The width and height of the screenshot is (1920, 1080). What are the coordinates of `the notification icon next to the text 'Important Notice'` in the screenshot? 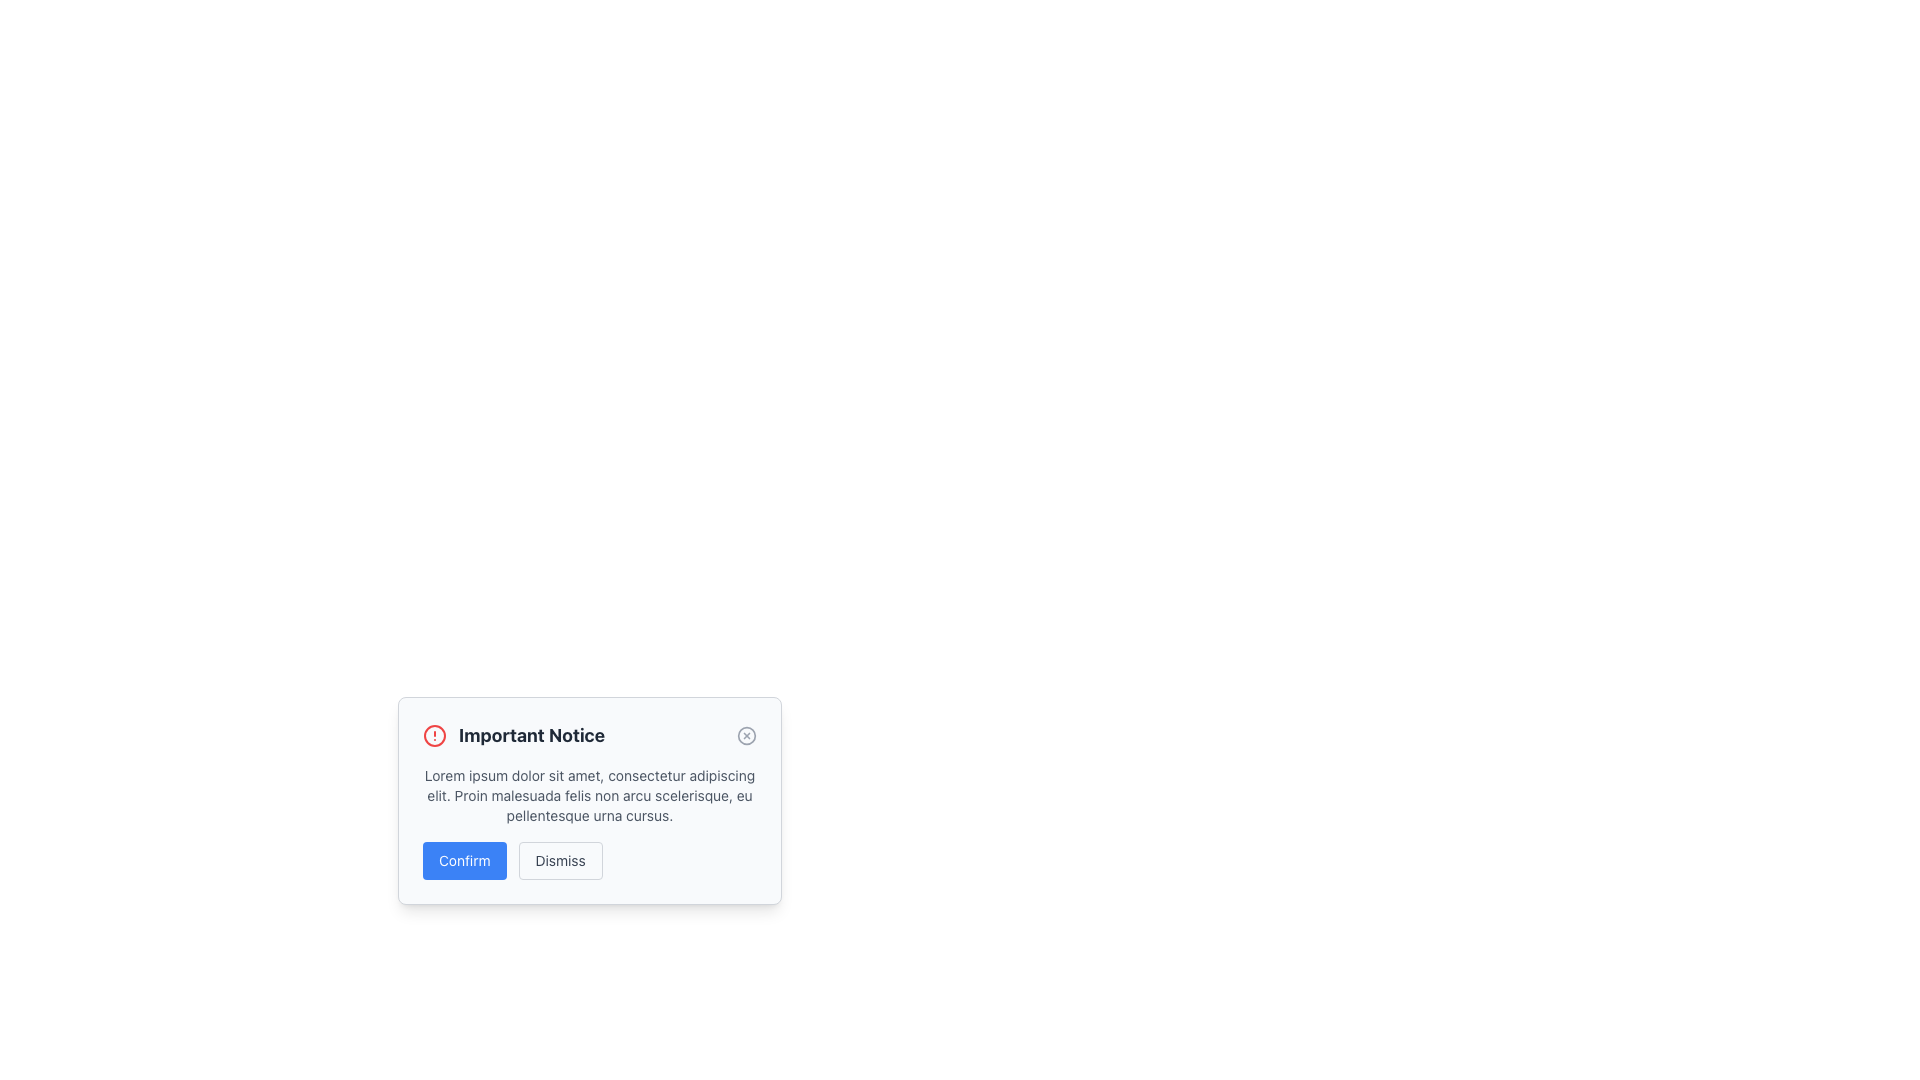 It's located at (434, 736).